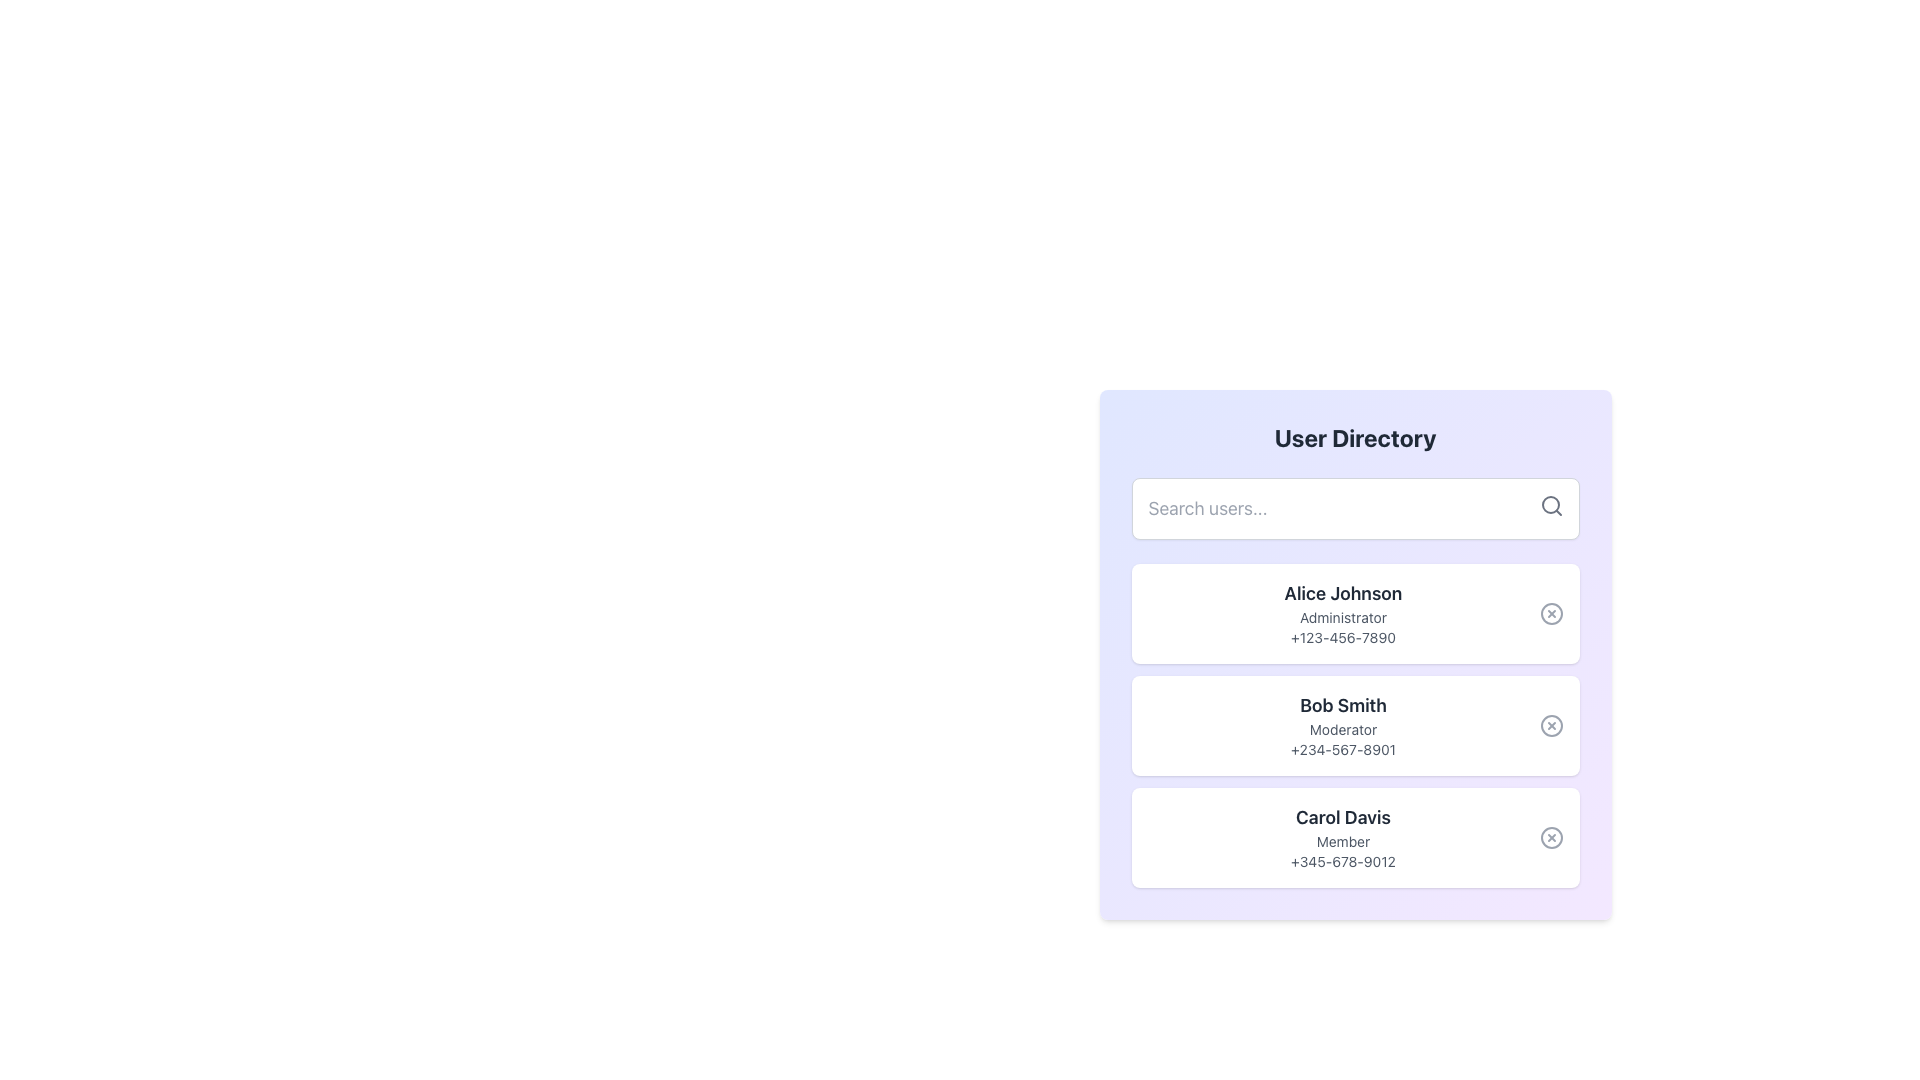  Describe the element at coordinates (1343, 612) in the screenshot. I see `on the top entry Information card in the User Directory section` at that location.